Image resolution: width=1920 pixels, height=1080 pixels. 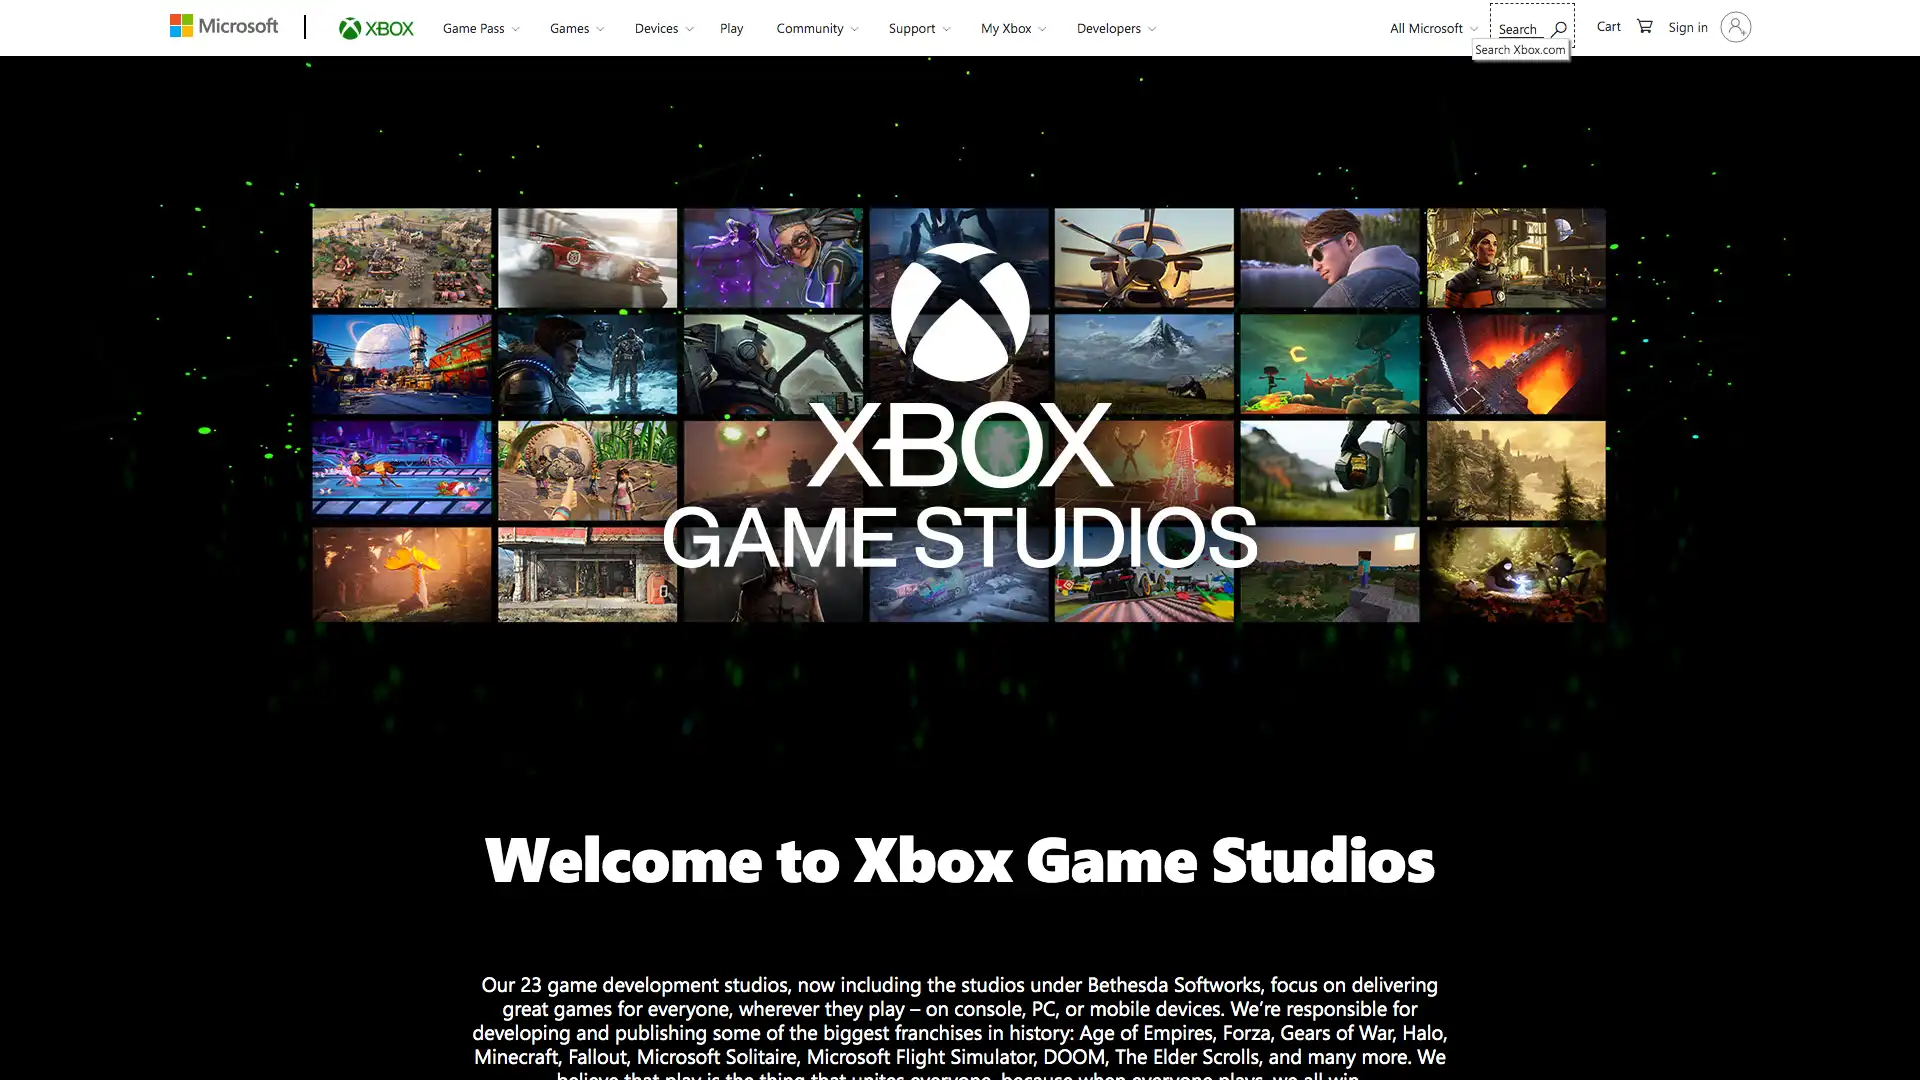 I want to click on Support, so click(x=917, y=27).